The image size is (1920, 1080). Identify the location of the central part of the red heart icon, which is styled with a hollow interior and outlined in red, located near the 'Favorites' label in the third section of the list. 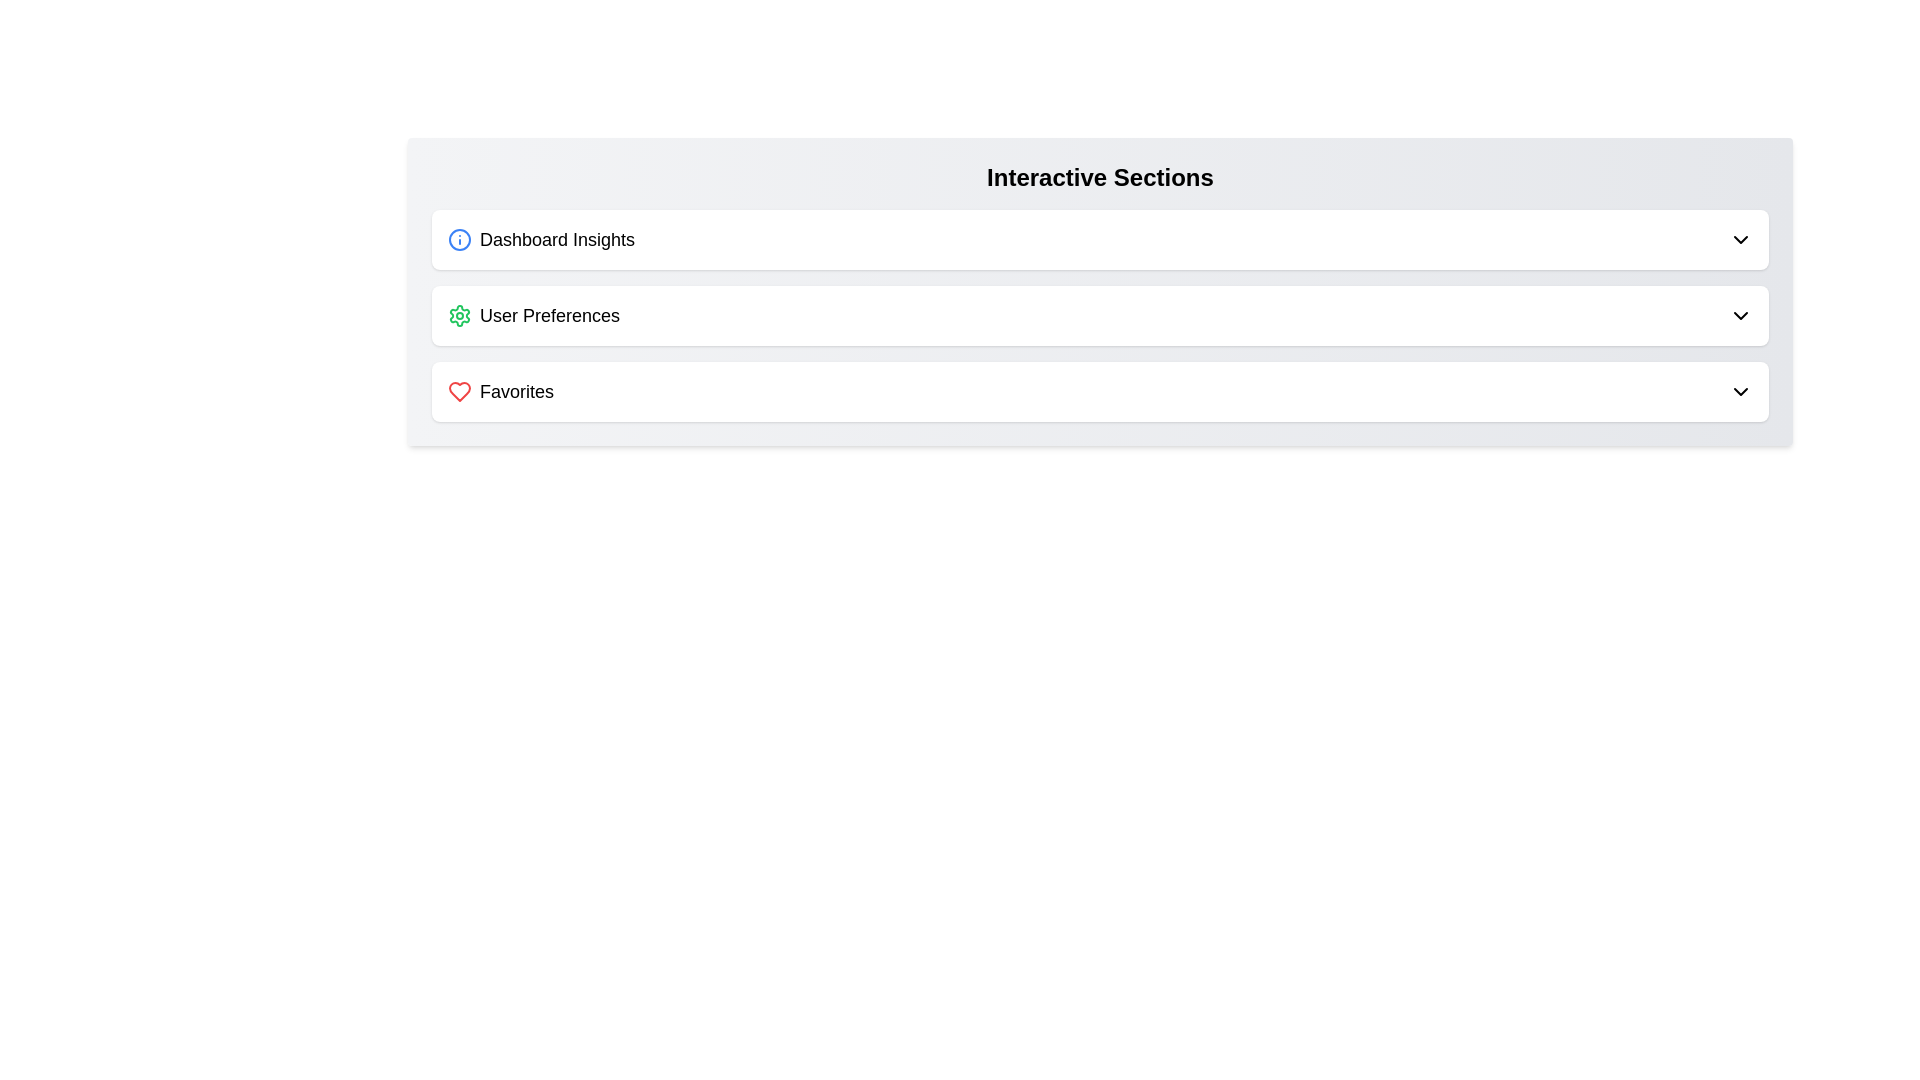
(459, 392).